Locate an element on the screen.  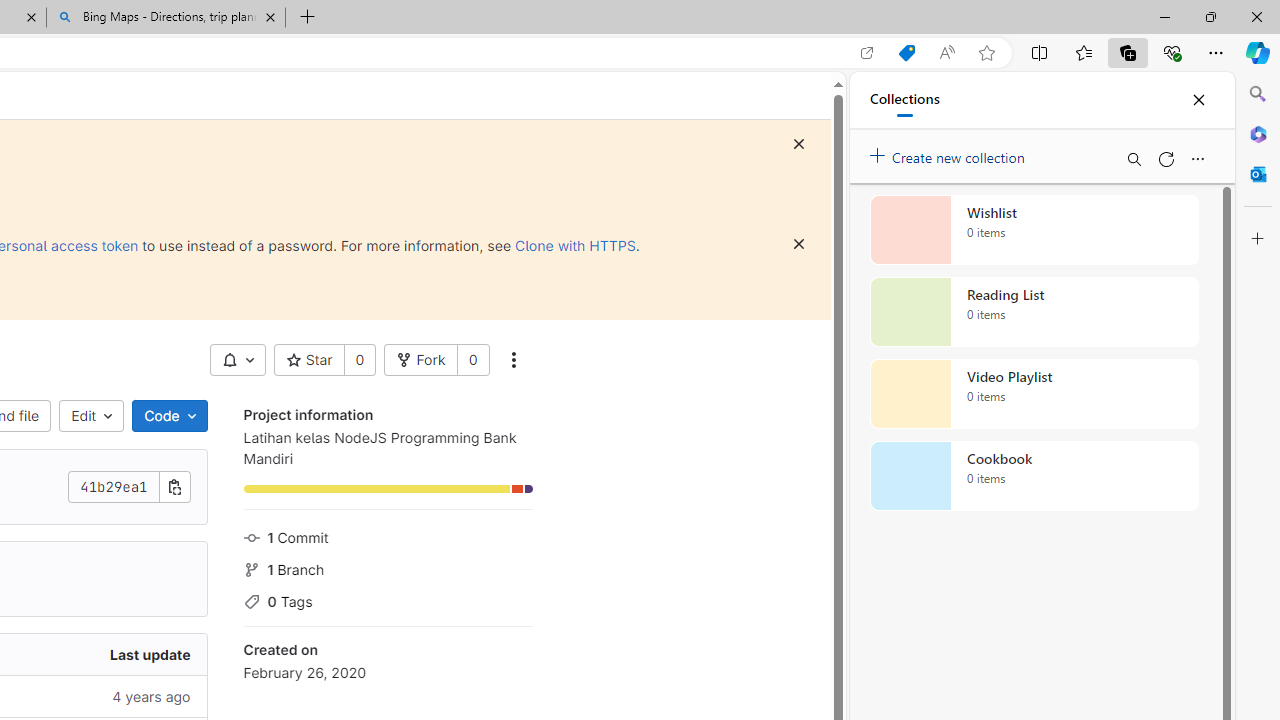
'Browser essentials' is located at coordinates (1171, 51).